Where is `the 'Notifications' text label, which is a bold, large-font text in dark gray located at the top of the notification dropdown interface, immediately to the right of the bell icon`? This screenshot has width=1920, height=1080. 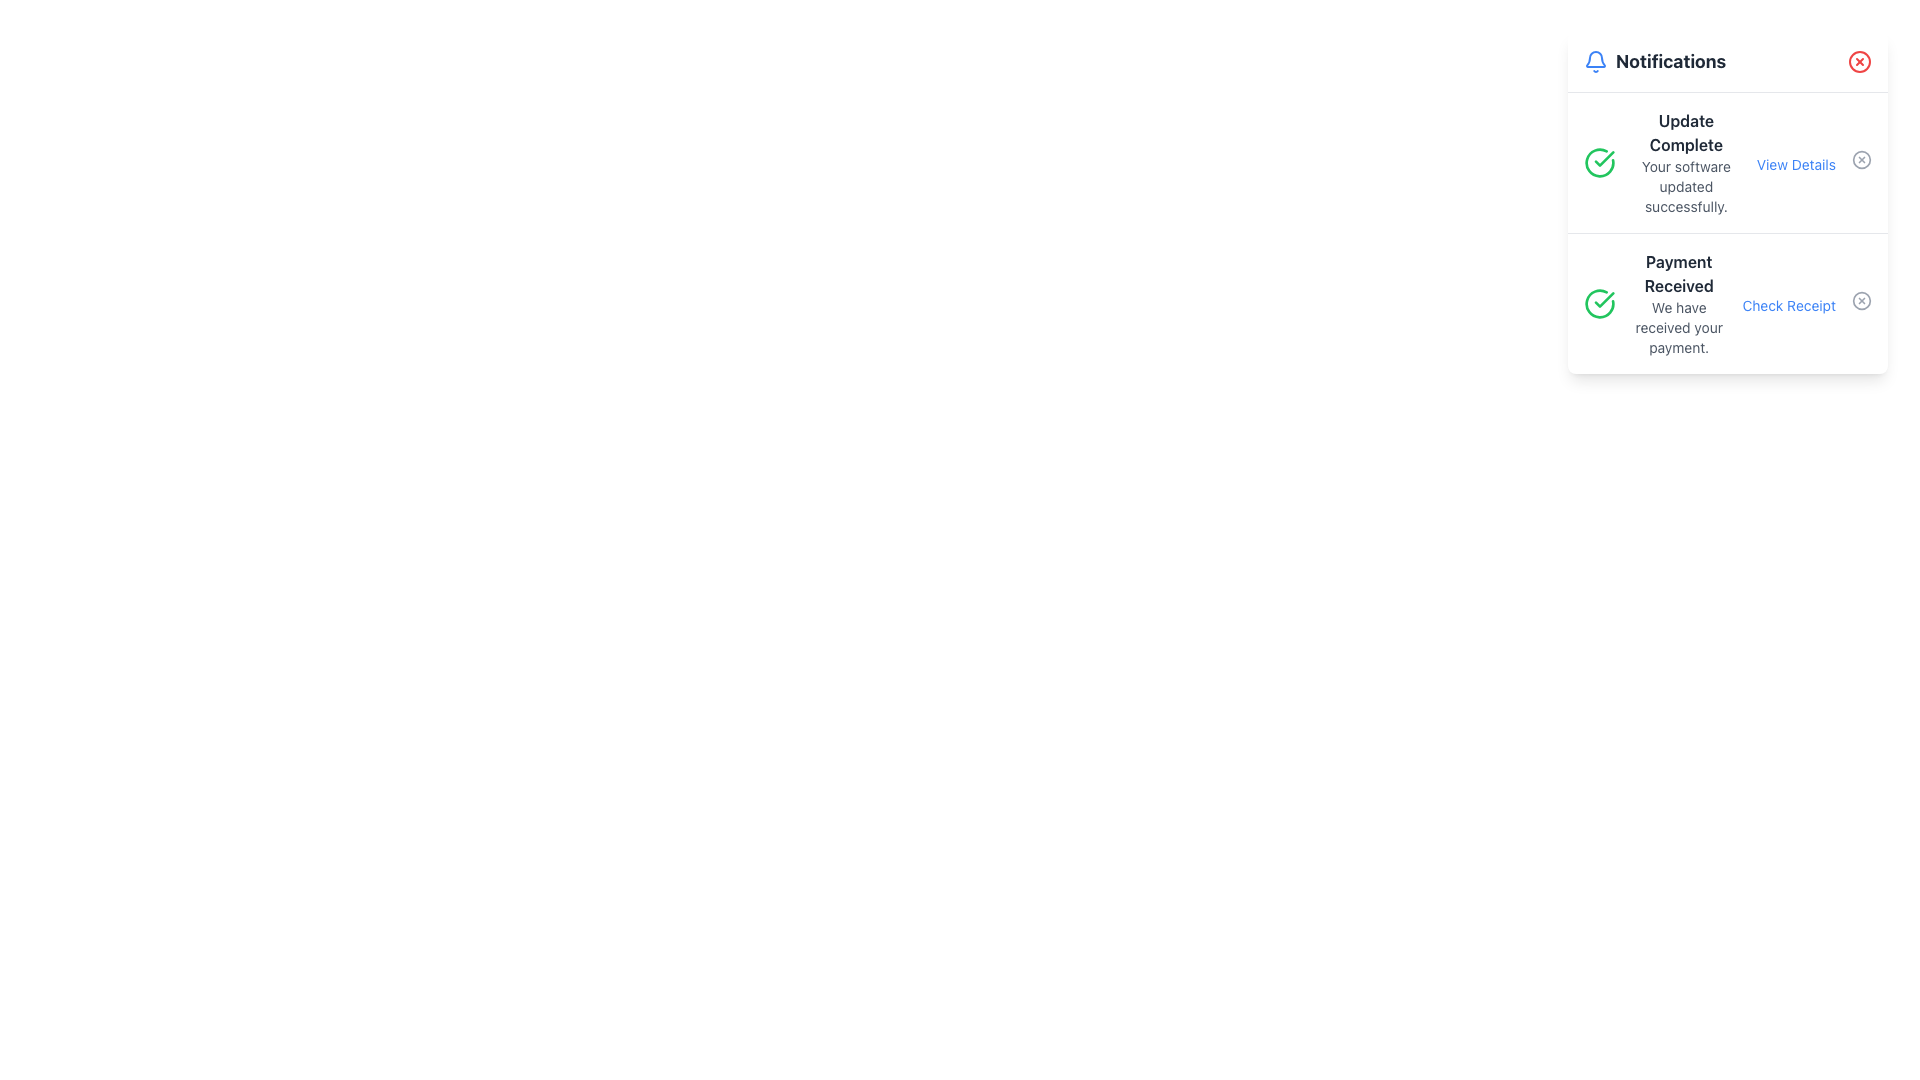
the 'Notifications' text label, which is a bold, large-font text in dark gray located at the top of the notification dropdown interface, immediately to the right of the bell icon is located at coordinates (1671, 60).